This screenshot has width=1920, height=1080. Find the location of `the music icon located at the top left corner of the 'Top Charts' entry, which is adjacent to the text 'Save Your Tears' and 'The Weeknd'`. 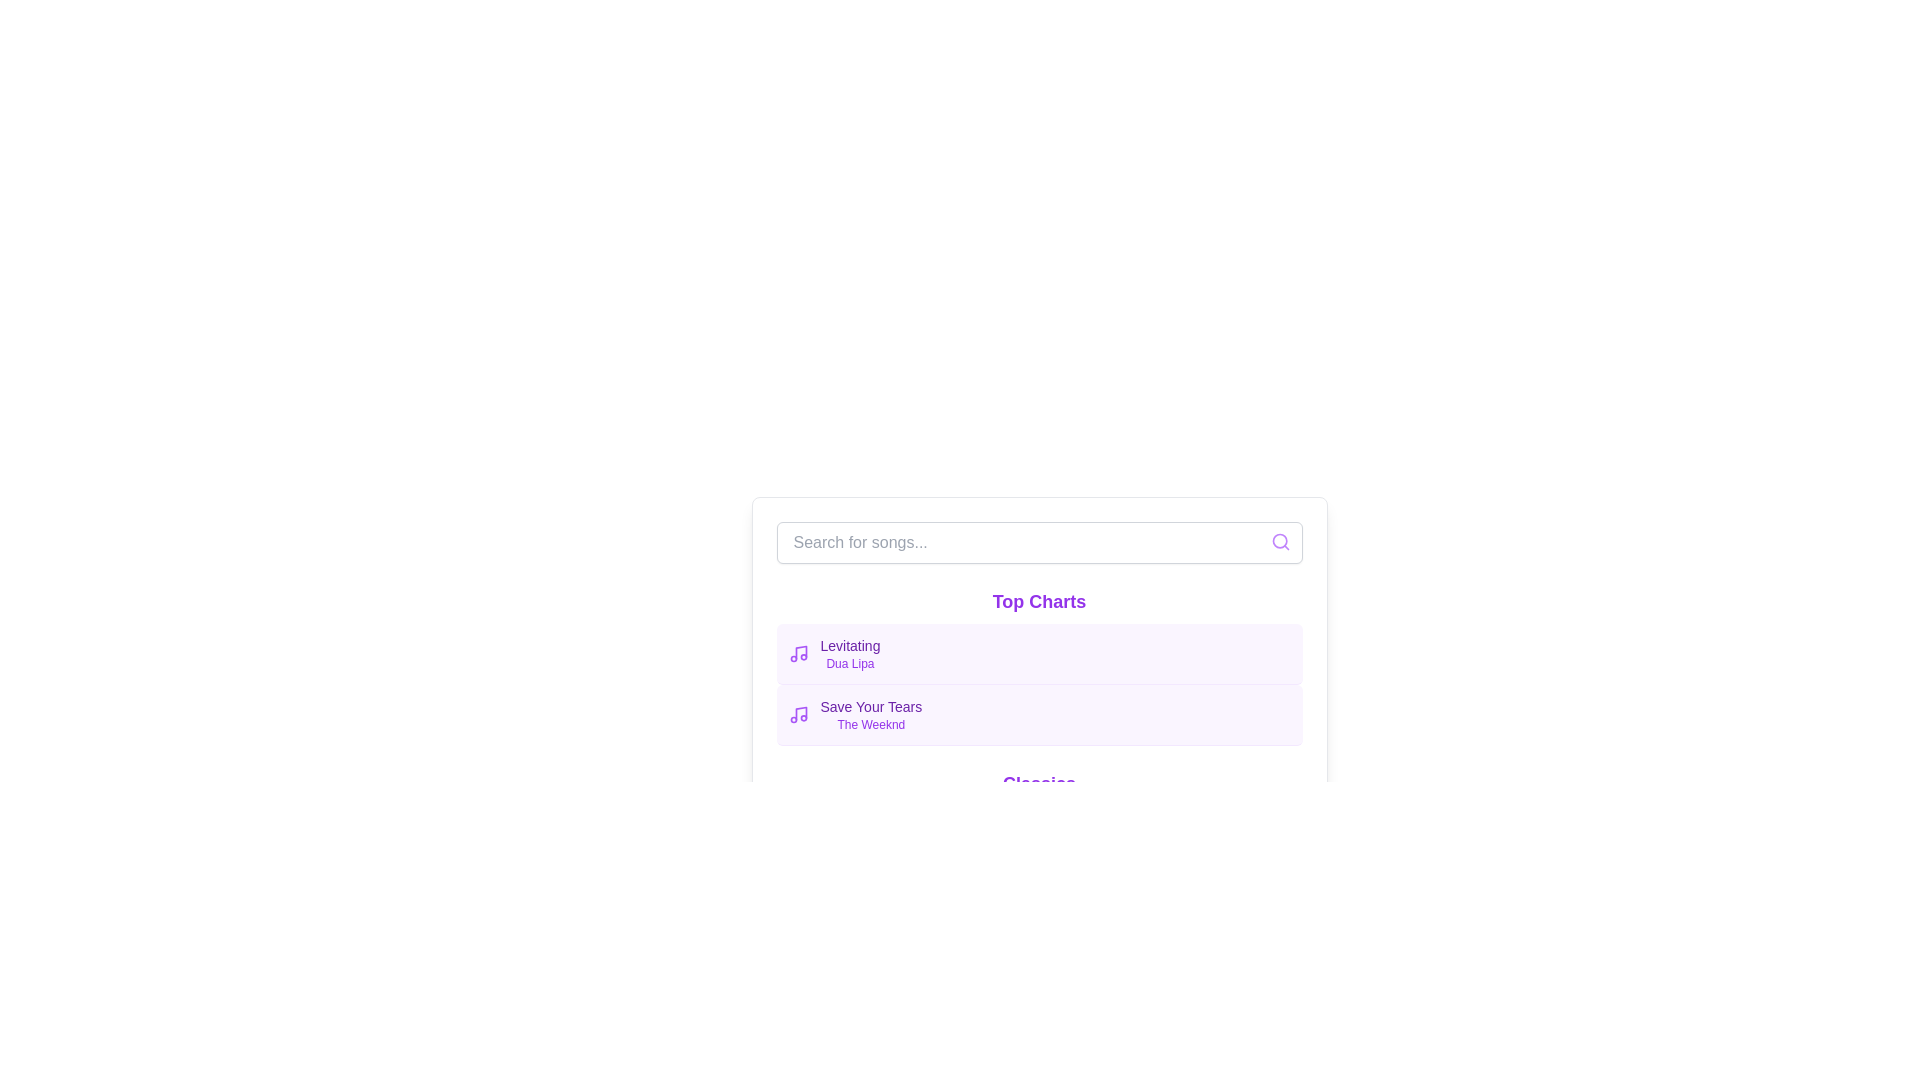

the music icon located at the top left corner of the 'Top Charts' entry, which is adjacent to the text 'Save Your Tears' and 'The Weeknd' is located at coordinates (797, 713).